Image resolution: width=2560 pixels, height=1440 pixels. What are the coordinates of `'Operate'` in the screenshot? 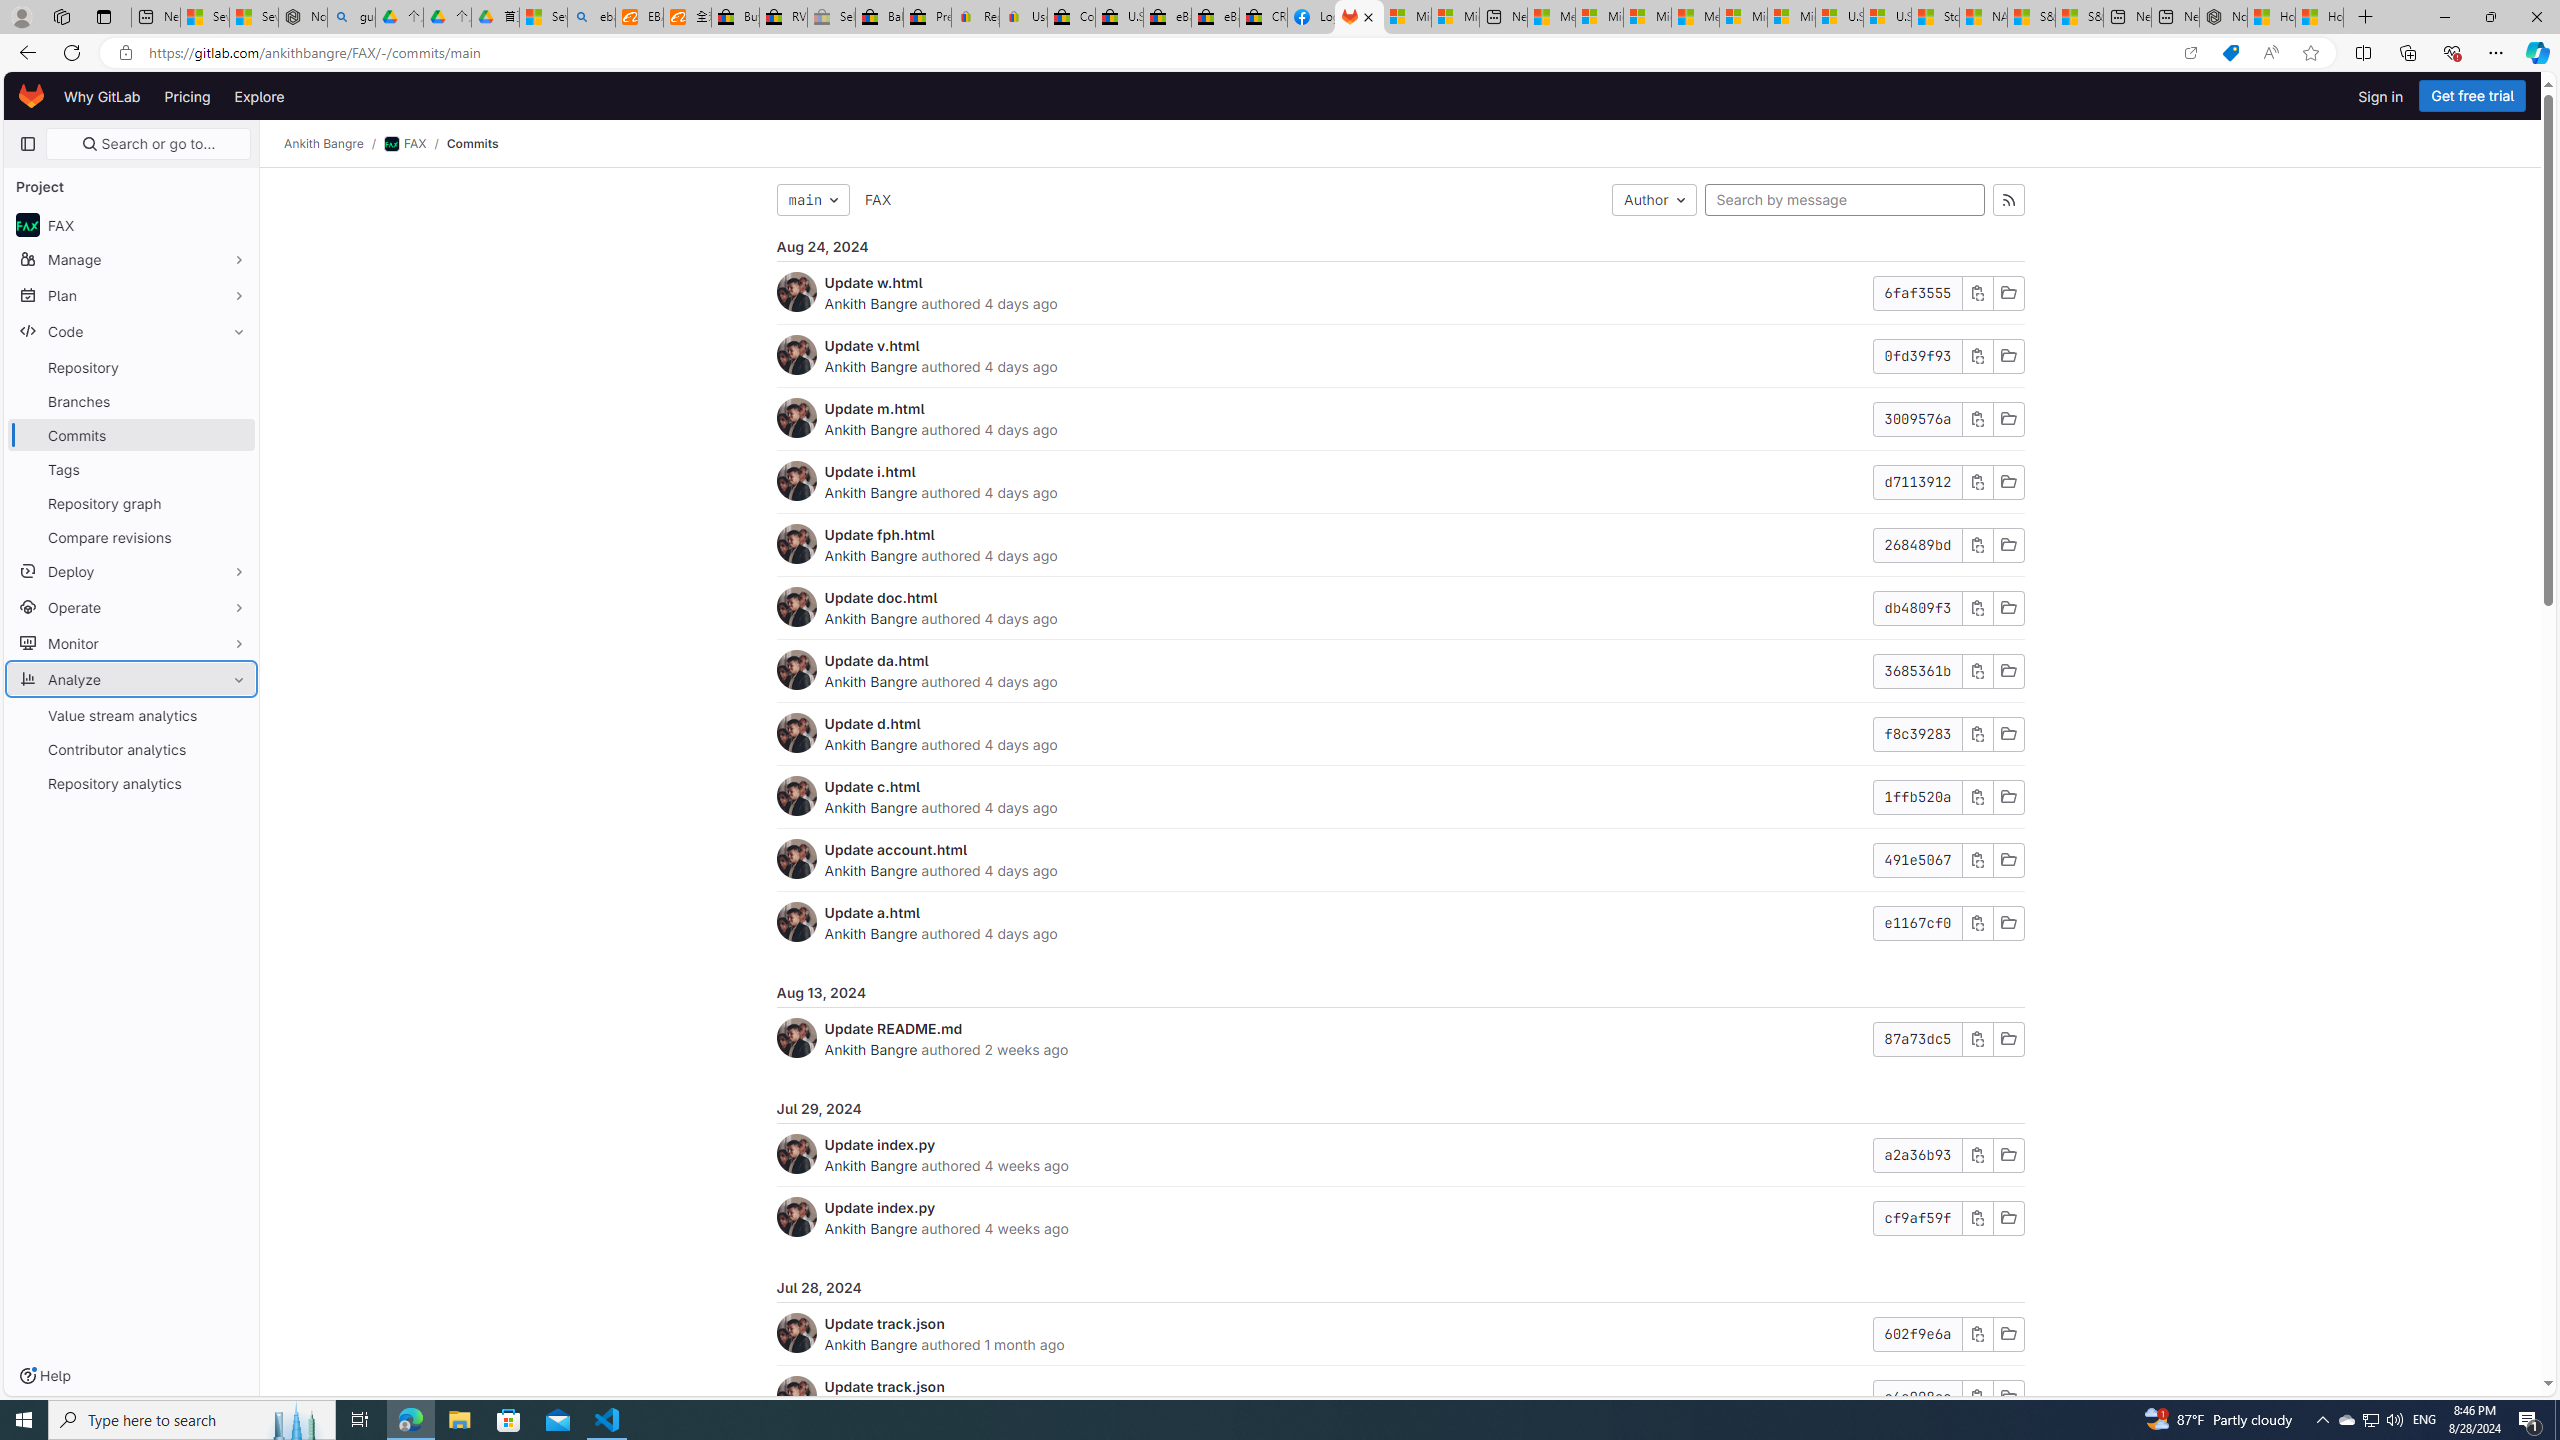 It's located at (130, 605).